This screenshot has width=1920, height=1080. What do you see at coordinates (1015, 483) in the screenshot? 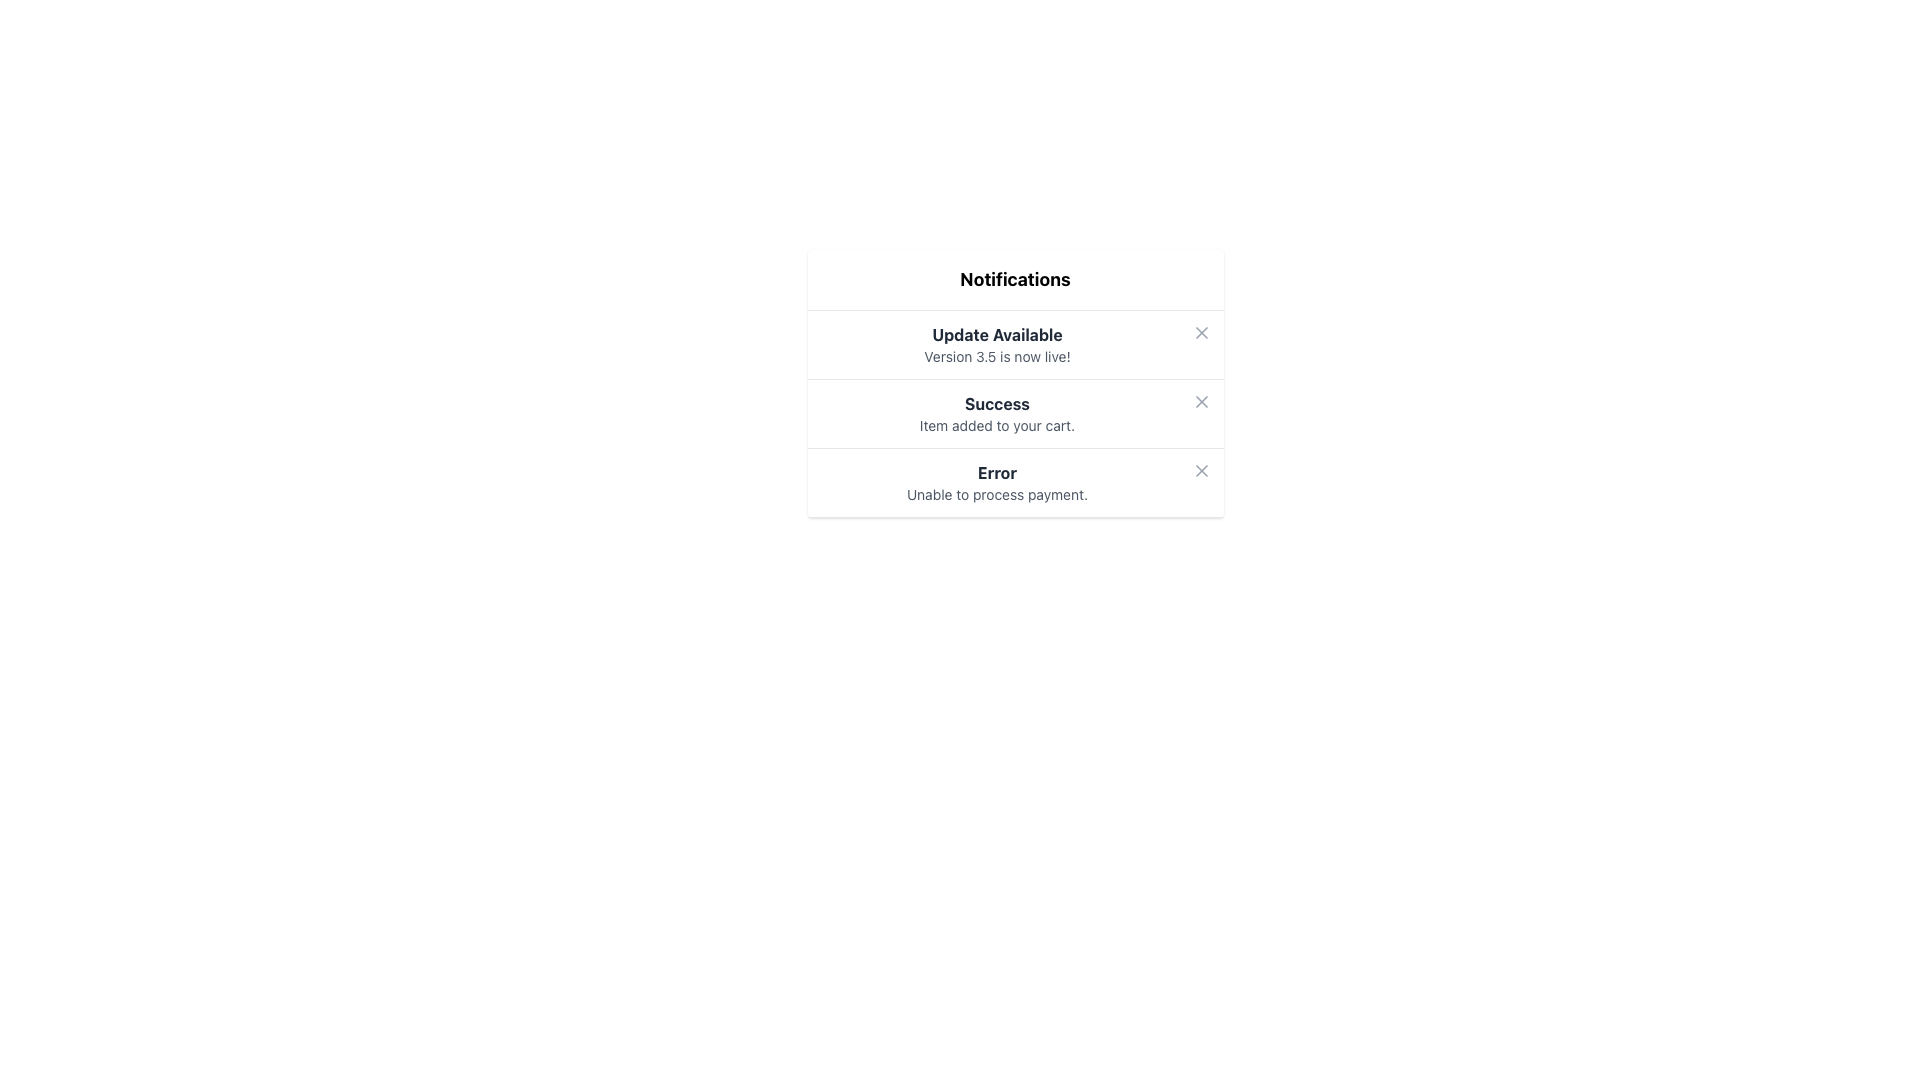
I see `the text-based notification box that displays error details during the payment process to trigger a potential tooltip or highlight` at bounding box center [1015, 483].